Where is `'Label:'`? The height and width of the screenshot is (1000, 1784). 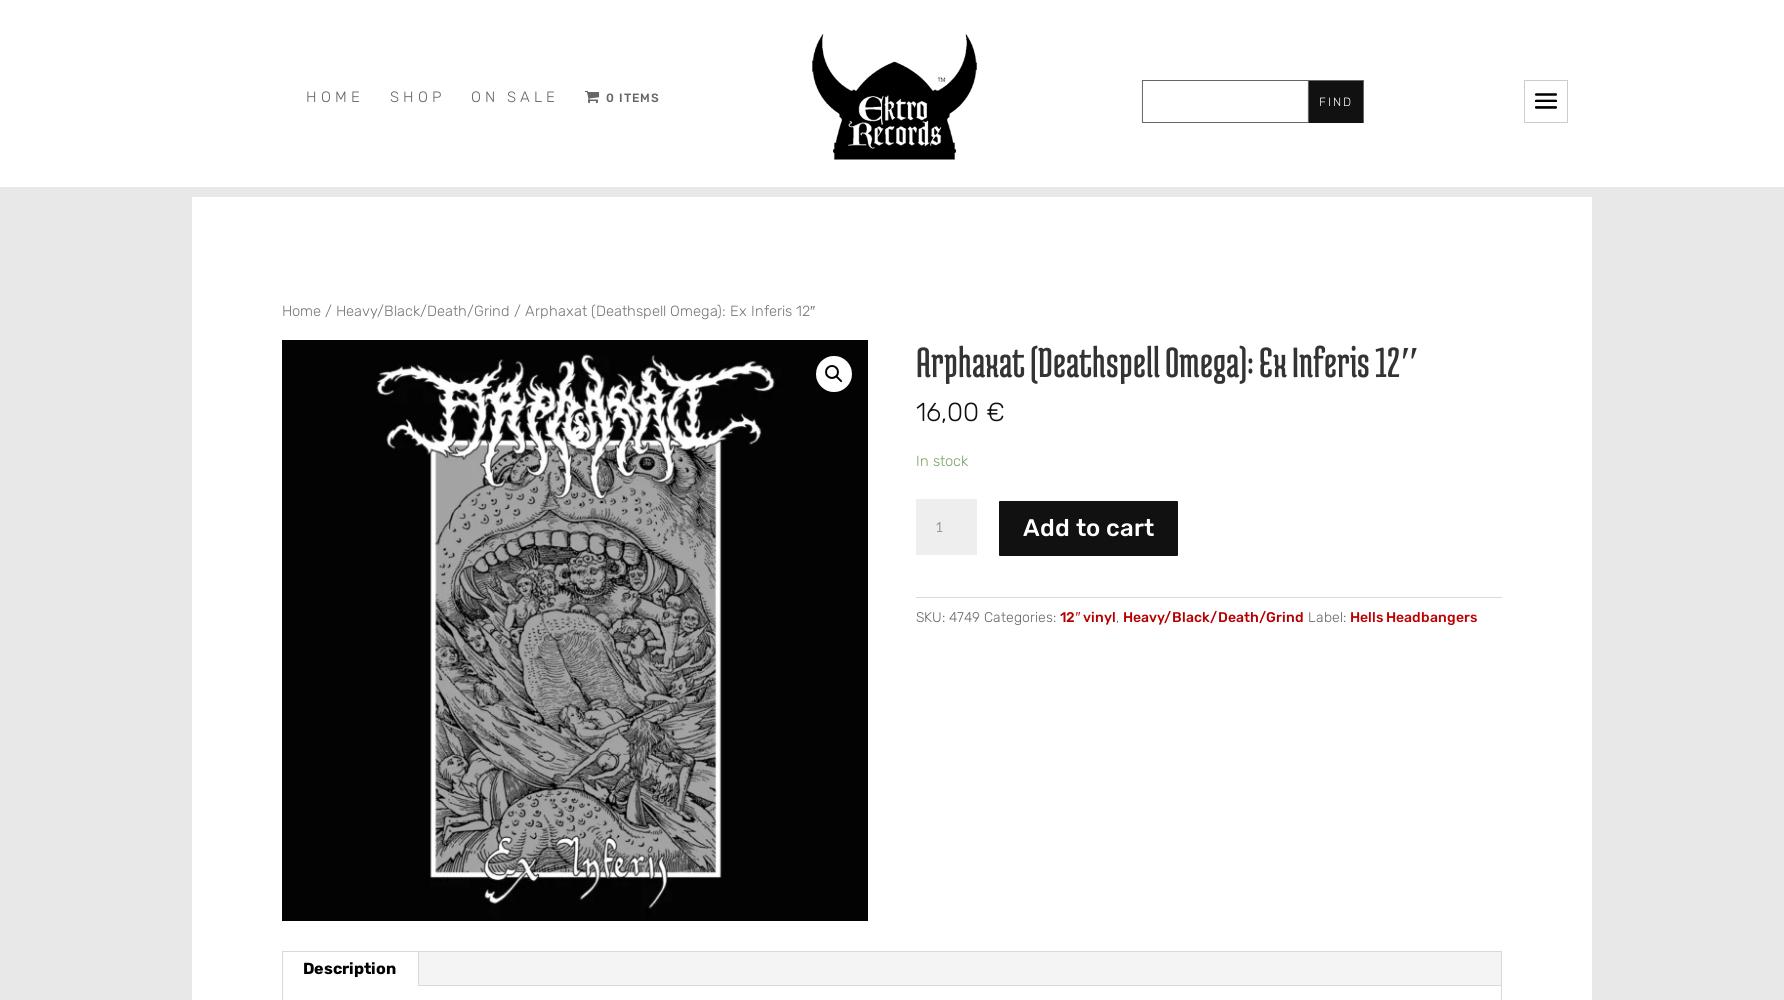
'Label:' is located at coordinates (1328, 616).